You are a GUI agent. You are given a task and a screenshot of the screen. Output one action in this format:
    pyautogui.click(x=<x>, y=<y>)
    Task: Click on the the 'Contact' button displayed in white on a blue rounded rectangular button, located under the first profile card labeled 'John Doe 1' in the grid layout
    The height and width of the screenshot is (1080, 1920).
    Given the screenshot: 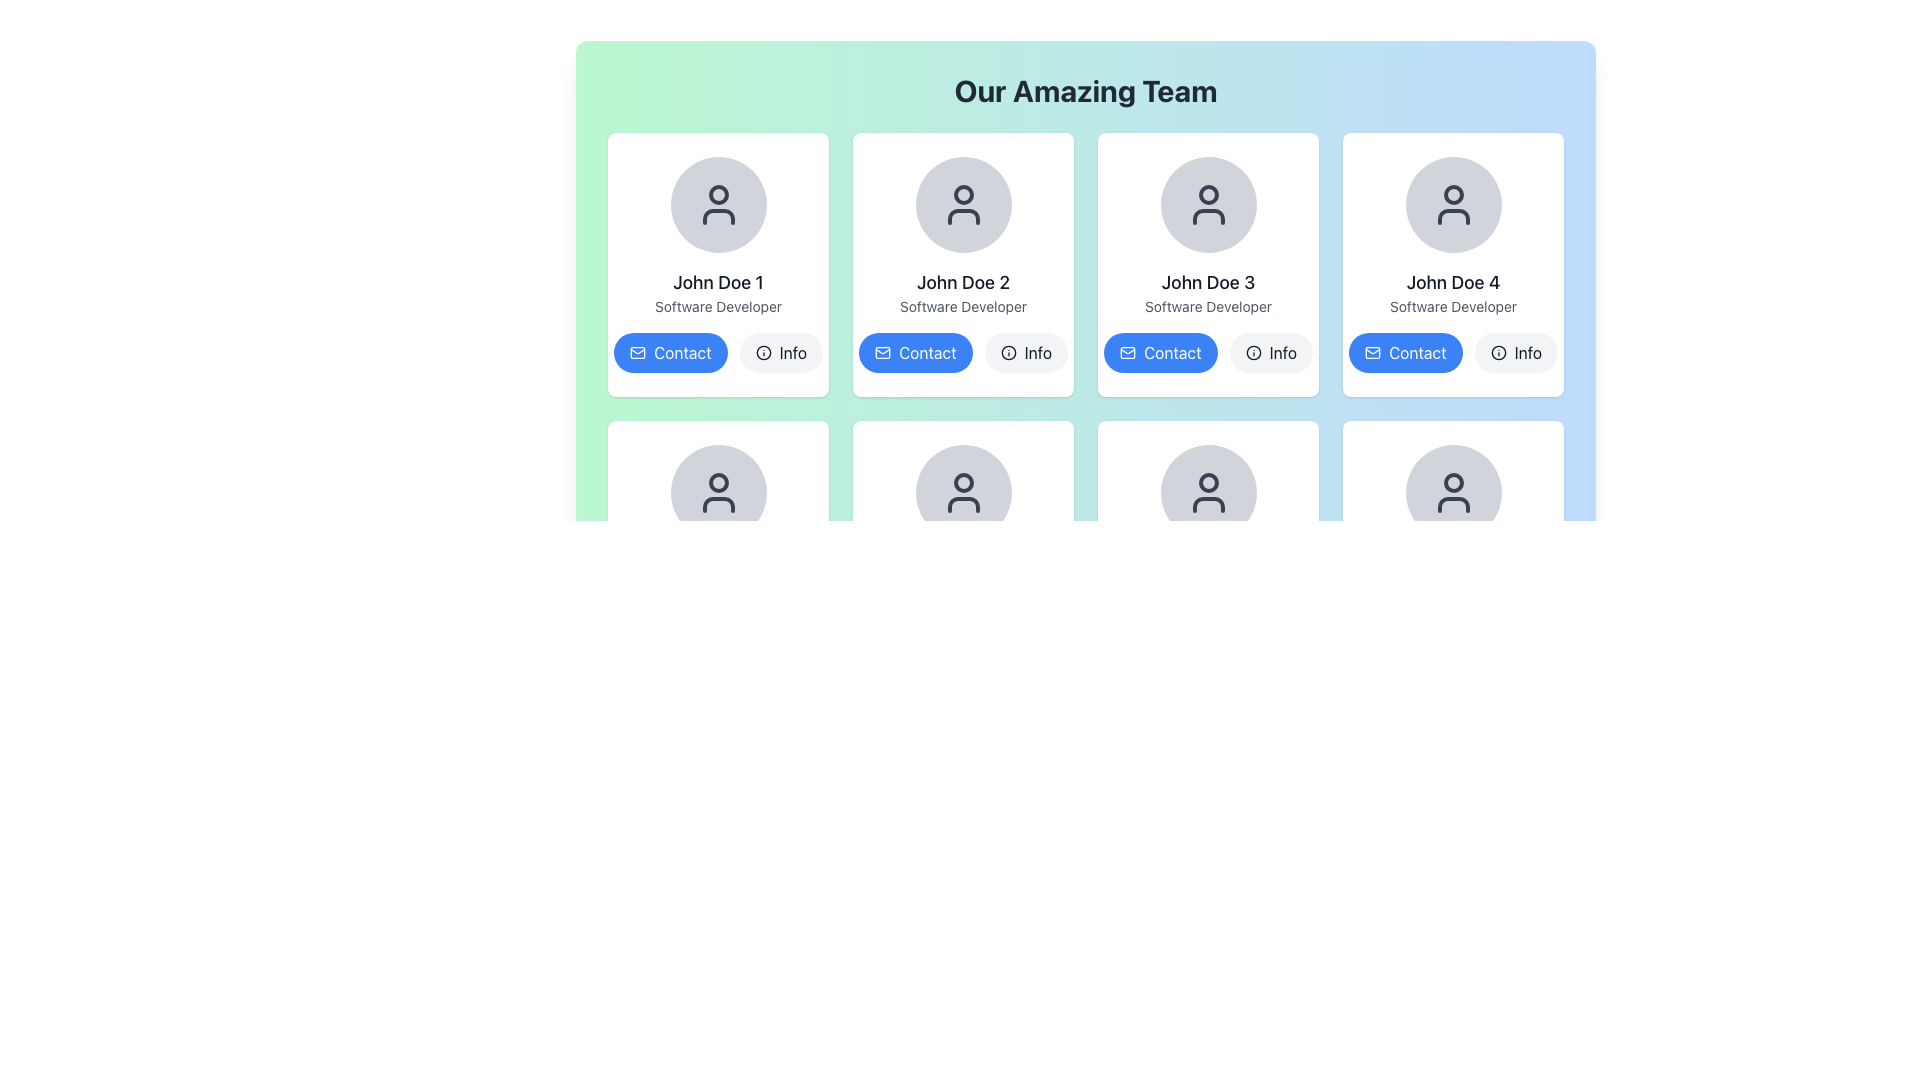 What is the action you would take?
    pyautogui.click(x=682, y=352)
    